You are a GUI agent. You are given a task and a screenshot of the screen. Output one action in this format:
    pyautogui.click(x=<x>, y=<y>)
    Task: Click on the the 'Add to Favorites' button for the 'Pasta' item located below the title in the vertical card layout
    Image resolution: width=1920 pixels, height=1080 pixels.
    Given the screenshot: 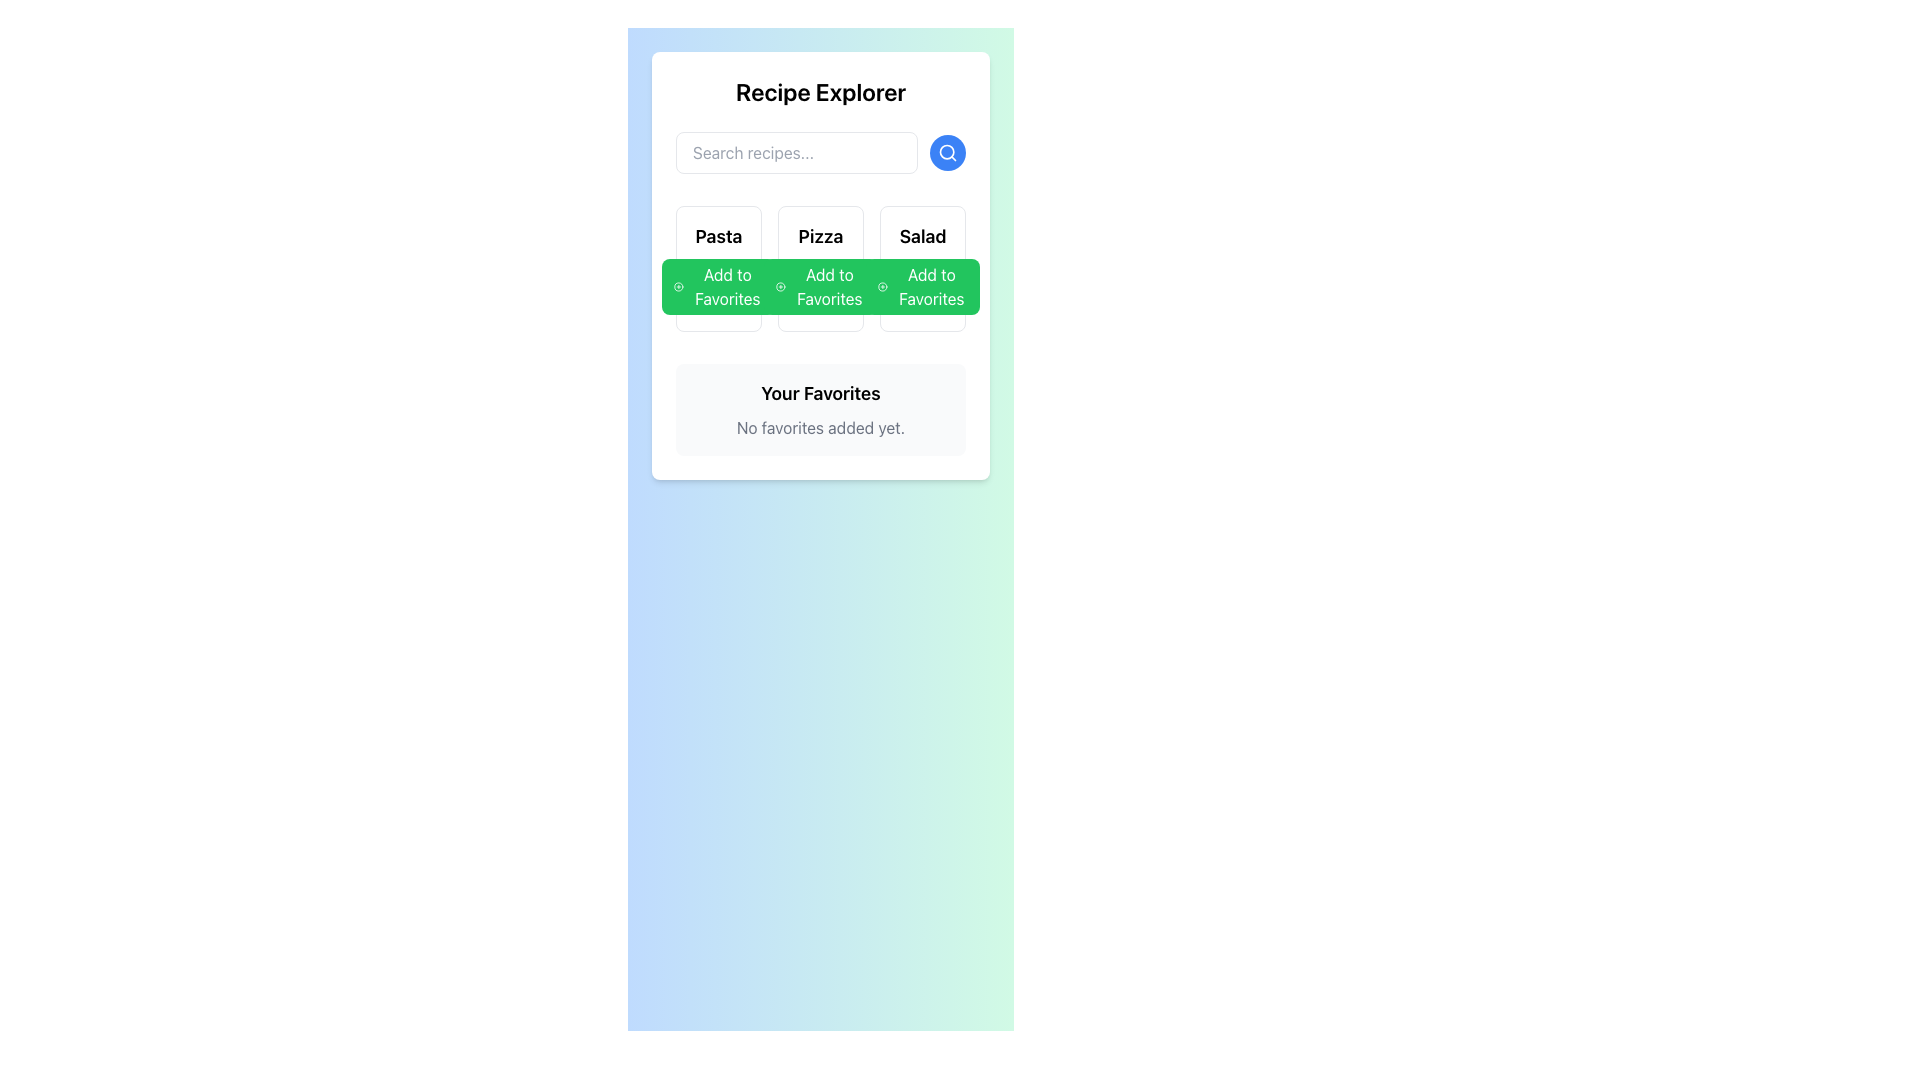 What is the action you would take?
    pyautogui.click(x=719, y=286)
    